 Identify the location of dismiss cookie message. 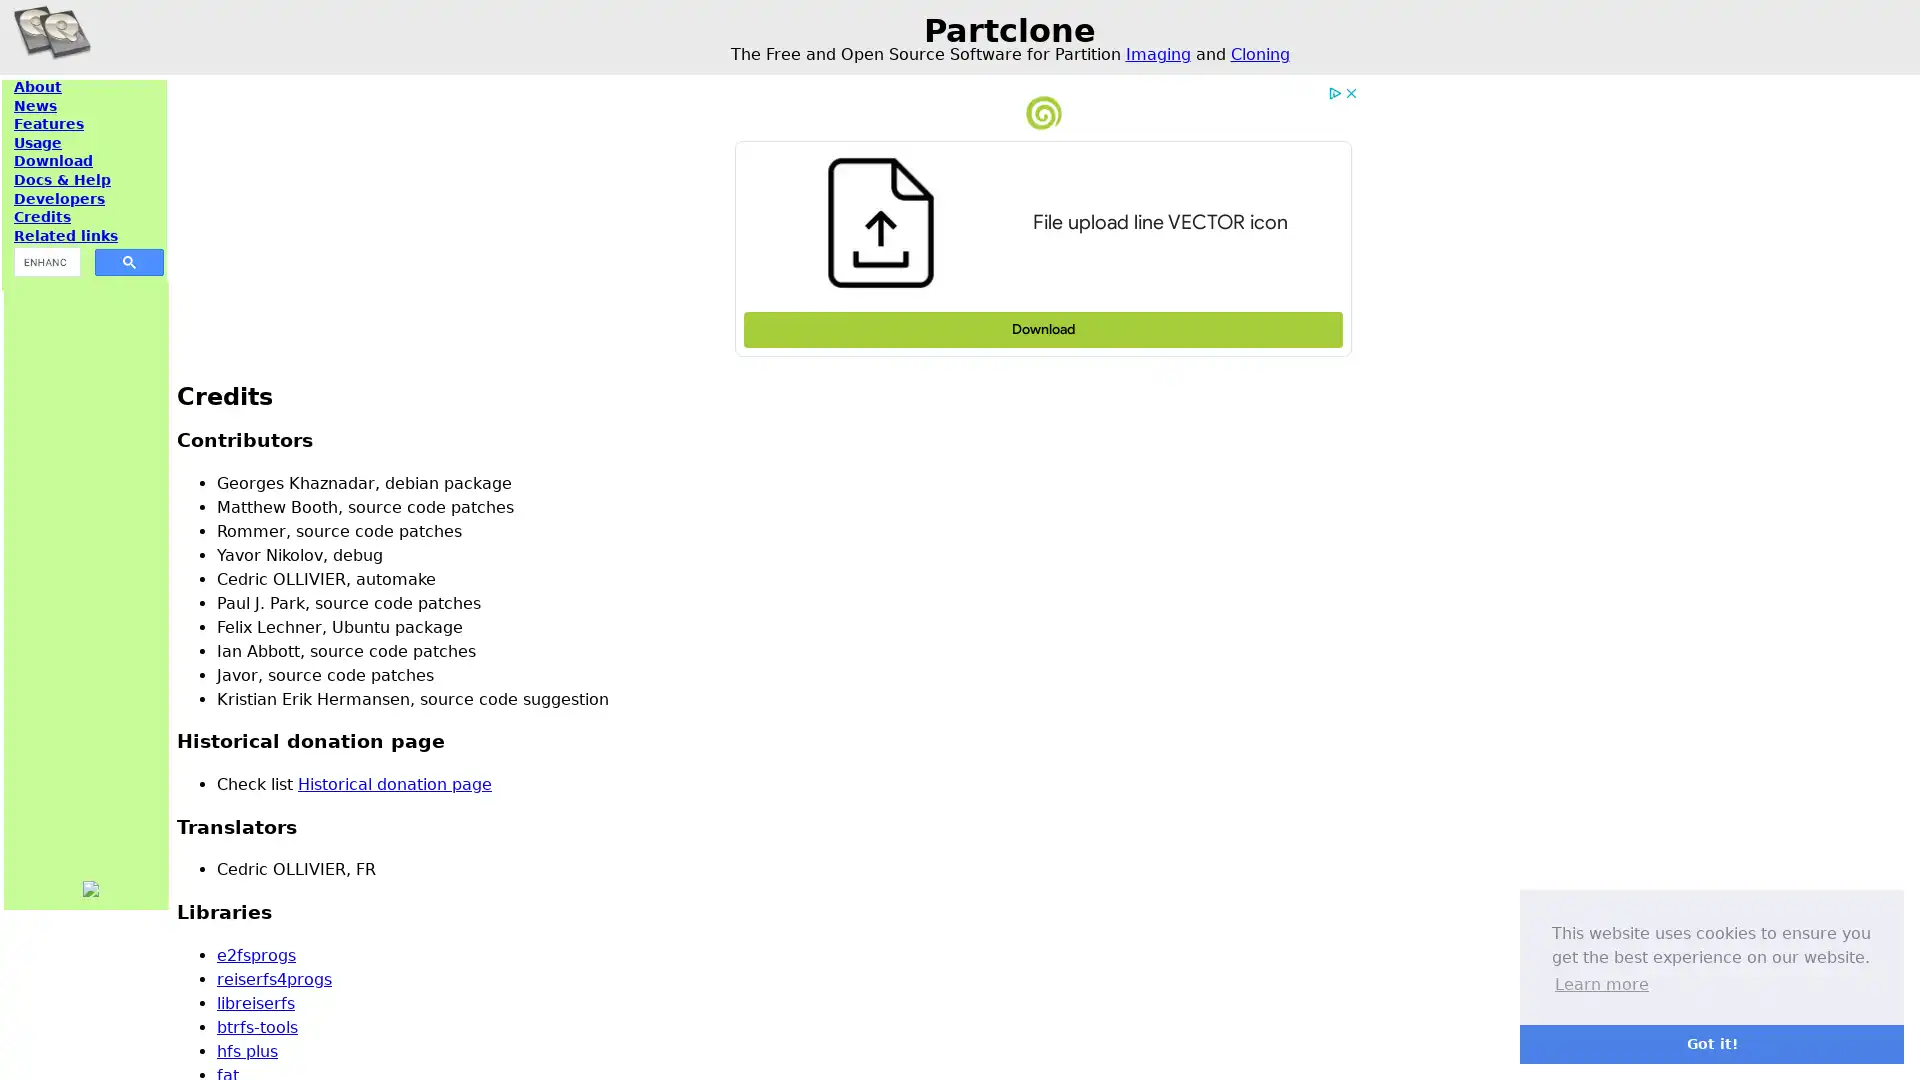
(1711, 1043).